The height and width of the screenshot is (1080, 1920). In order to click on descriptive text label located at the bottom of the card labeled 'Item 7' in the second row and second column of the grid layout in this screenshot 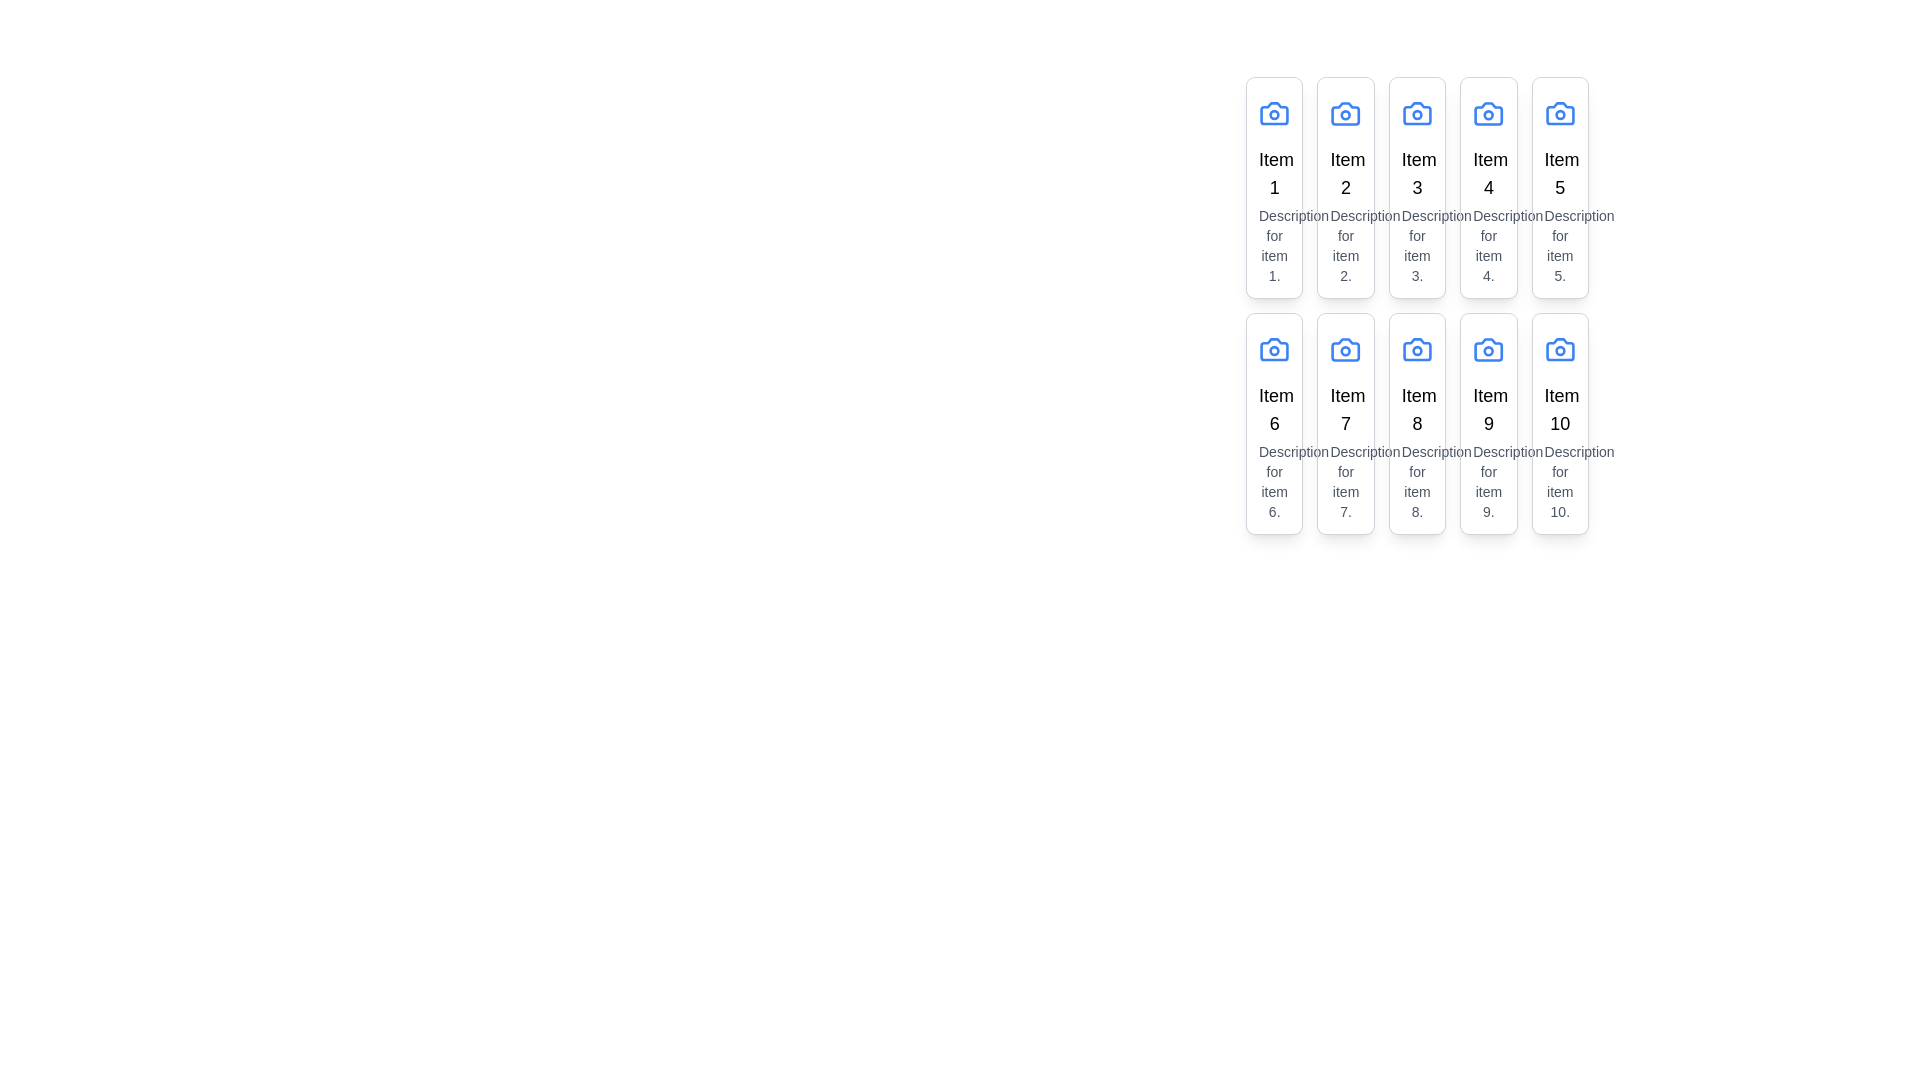, I will do `click(1346, 482)`.